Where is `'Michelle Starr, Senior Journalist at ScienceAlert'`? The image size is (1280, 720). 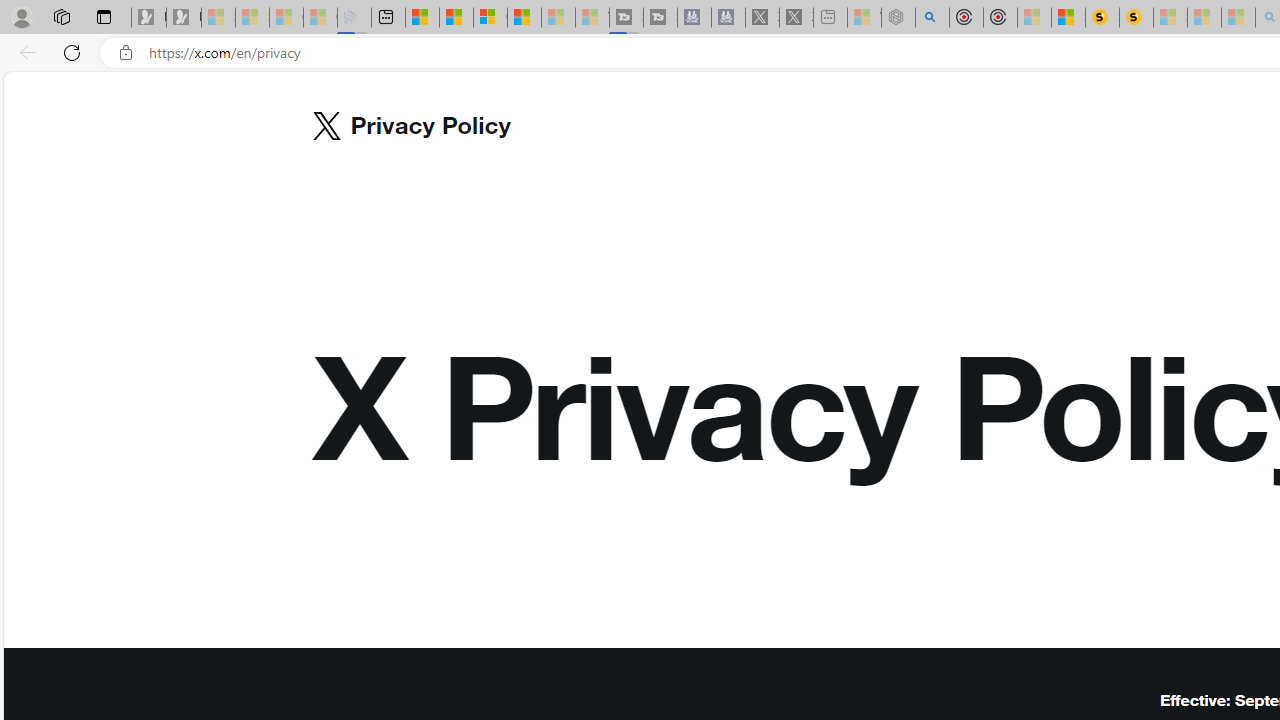
'Michelle Starr, Senior Journalist at ScienceAlert' is located at coordinates (1136, 17).